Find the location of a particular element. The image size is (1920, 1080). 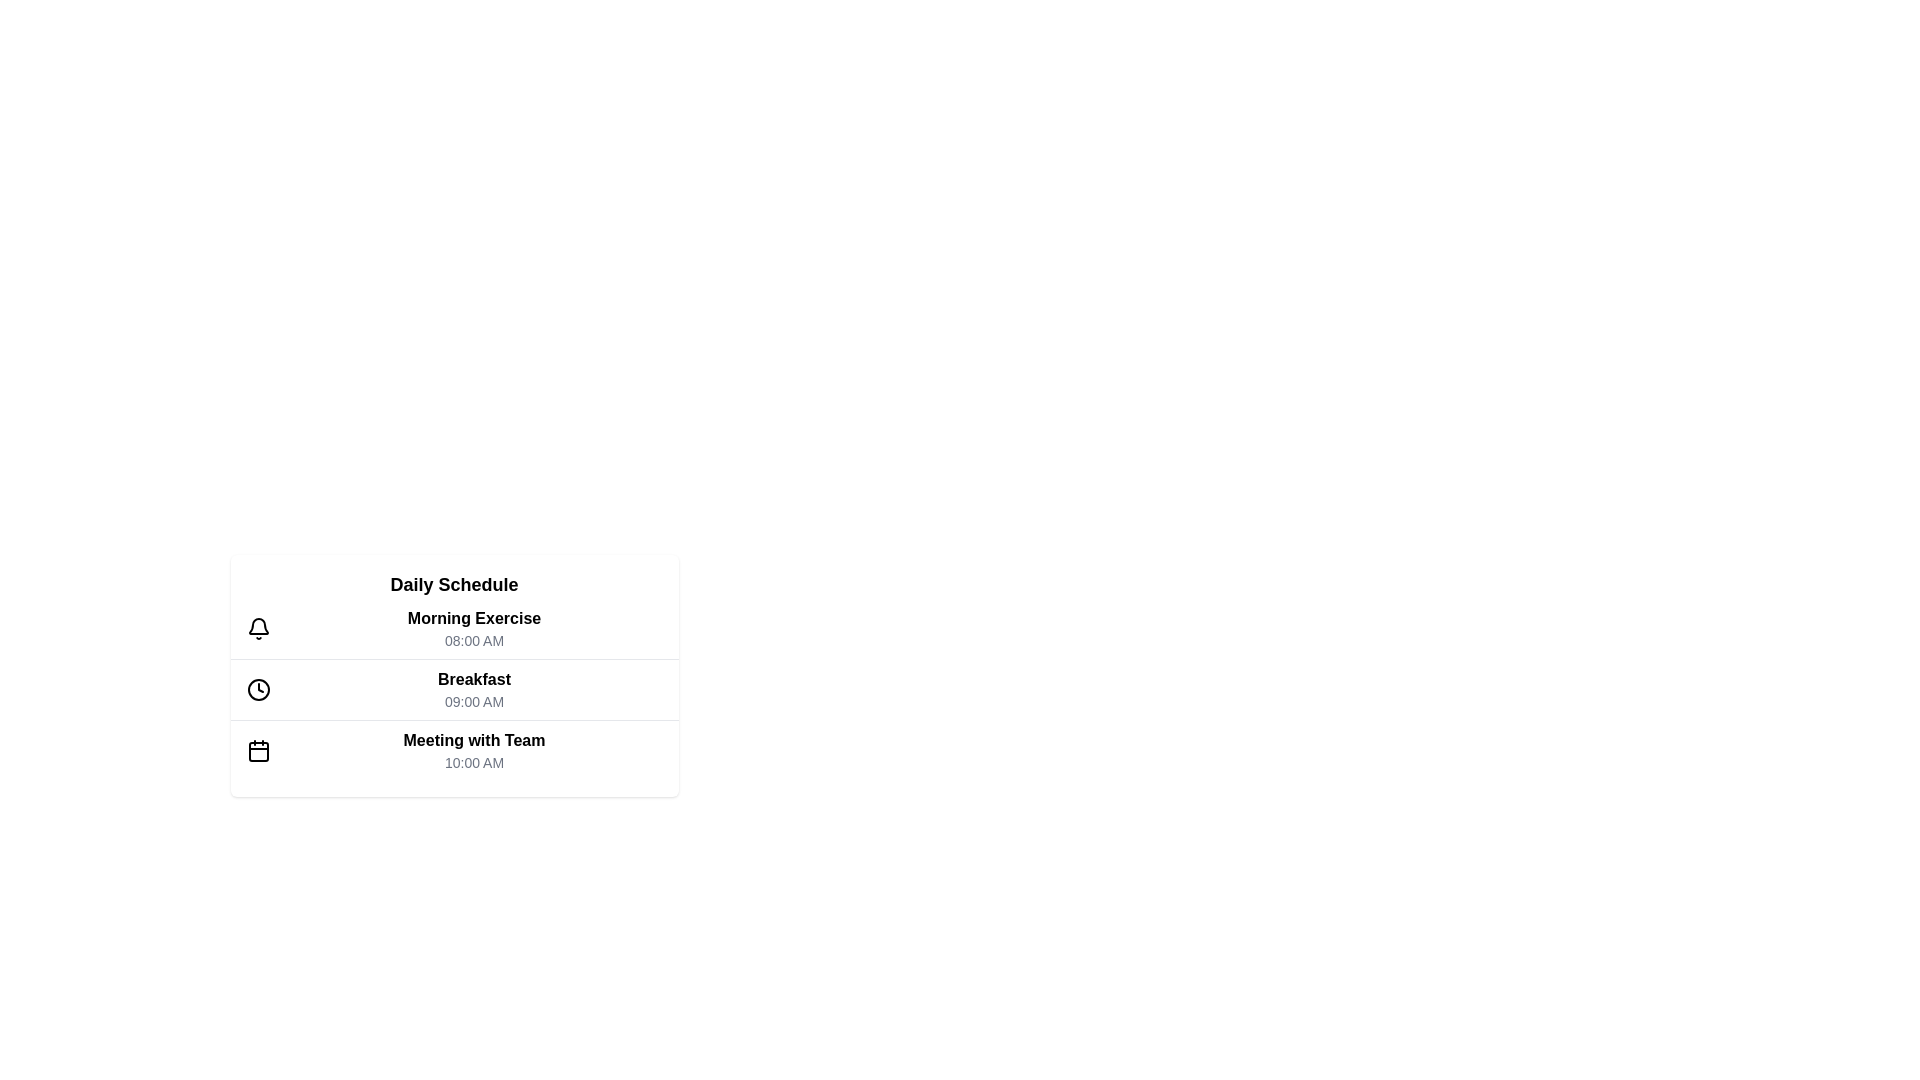

the Information Card displaying the meeting scheduled at 10:00 AM, which is located below the 'Breakfast 09:00 AM' entry in the list is located at coordinates (453, 750).